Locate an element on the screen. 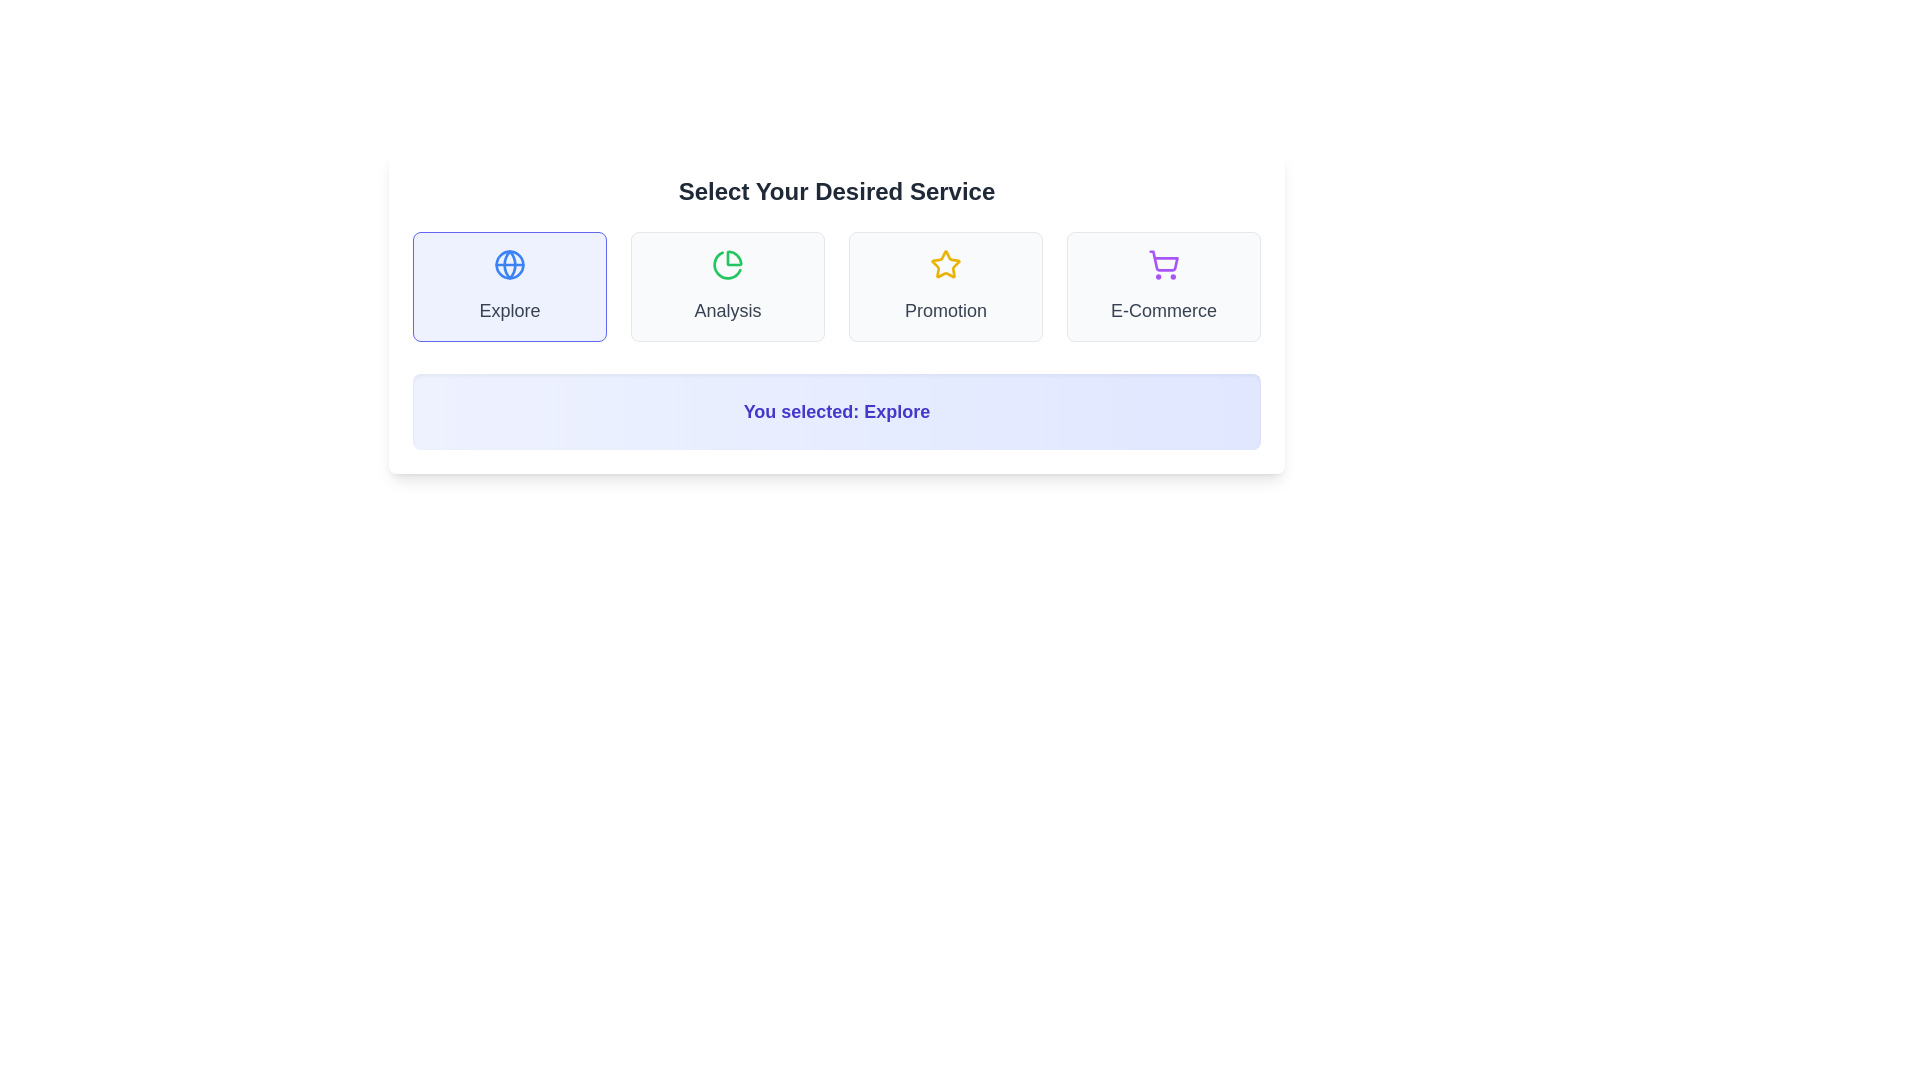 The height and width of the screenshot is (1080, 1920). the circular part of the globe icon within the 'Explore' button, which is located at the top left corner of the selection section is located at coordinates (509, 264).